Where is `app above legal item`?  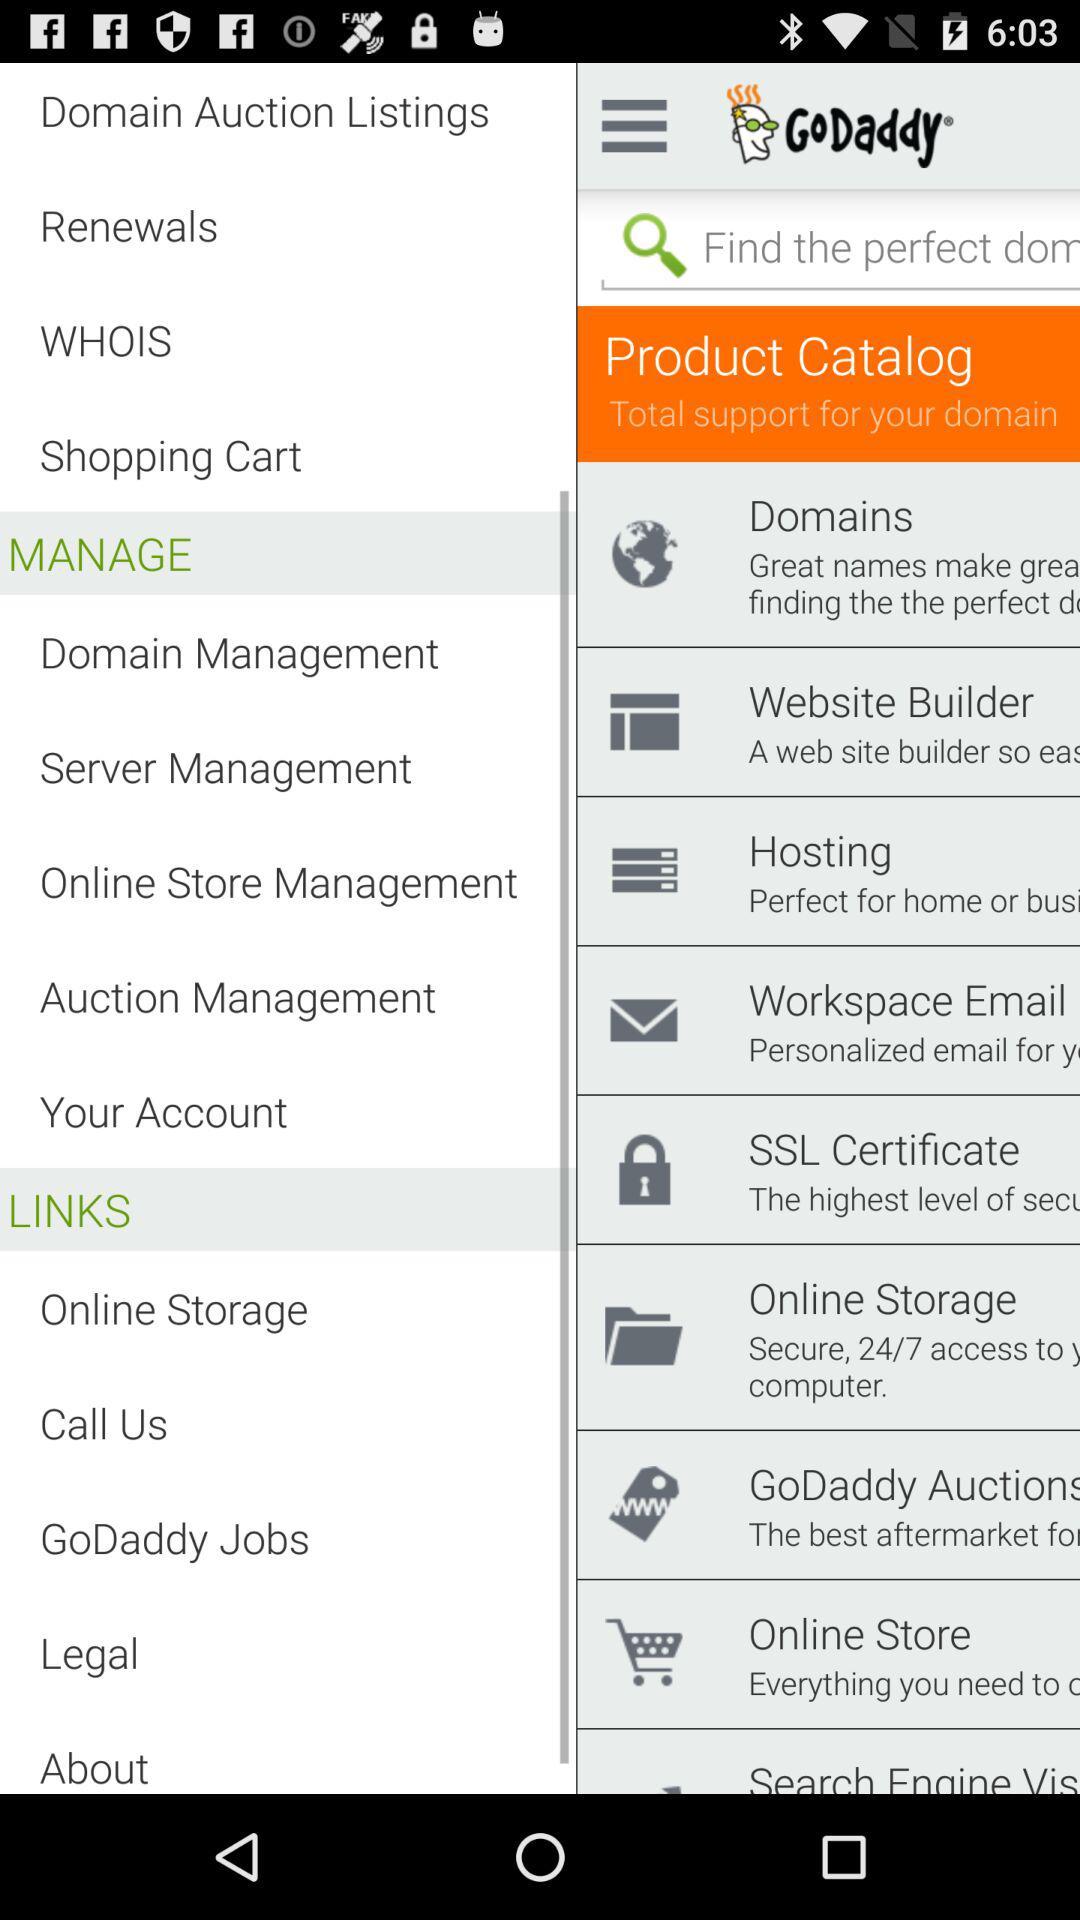 app above legal item is located at coordinates (173, 1536).